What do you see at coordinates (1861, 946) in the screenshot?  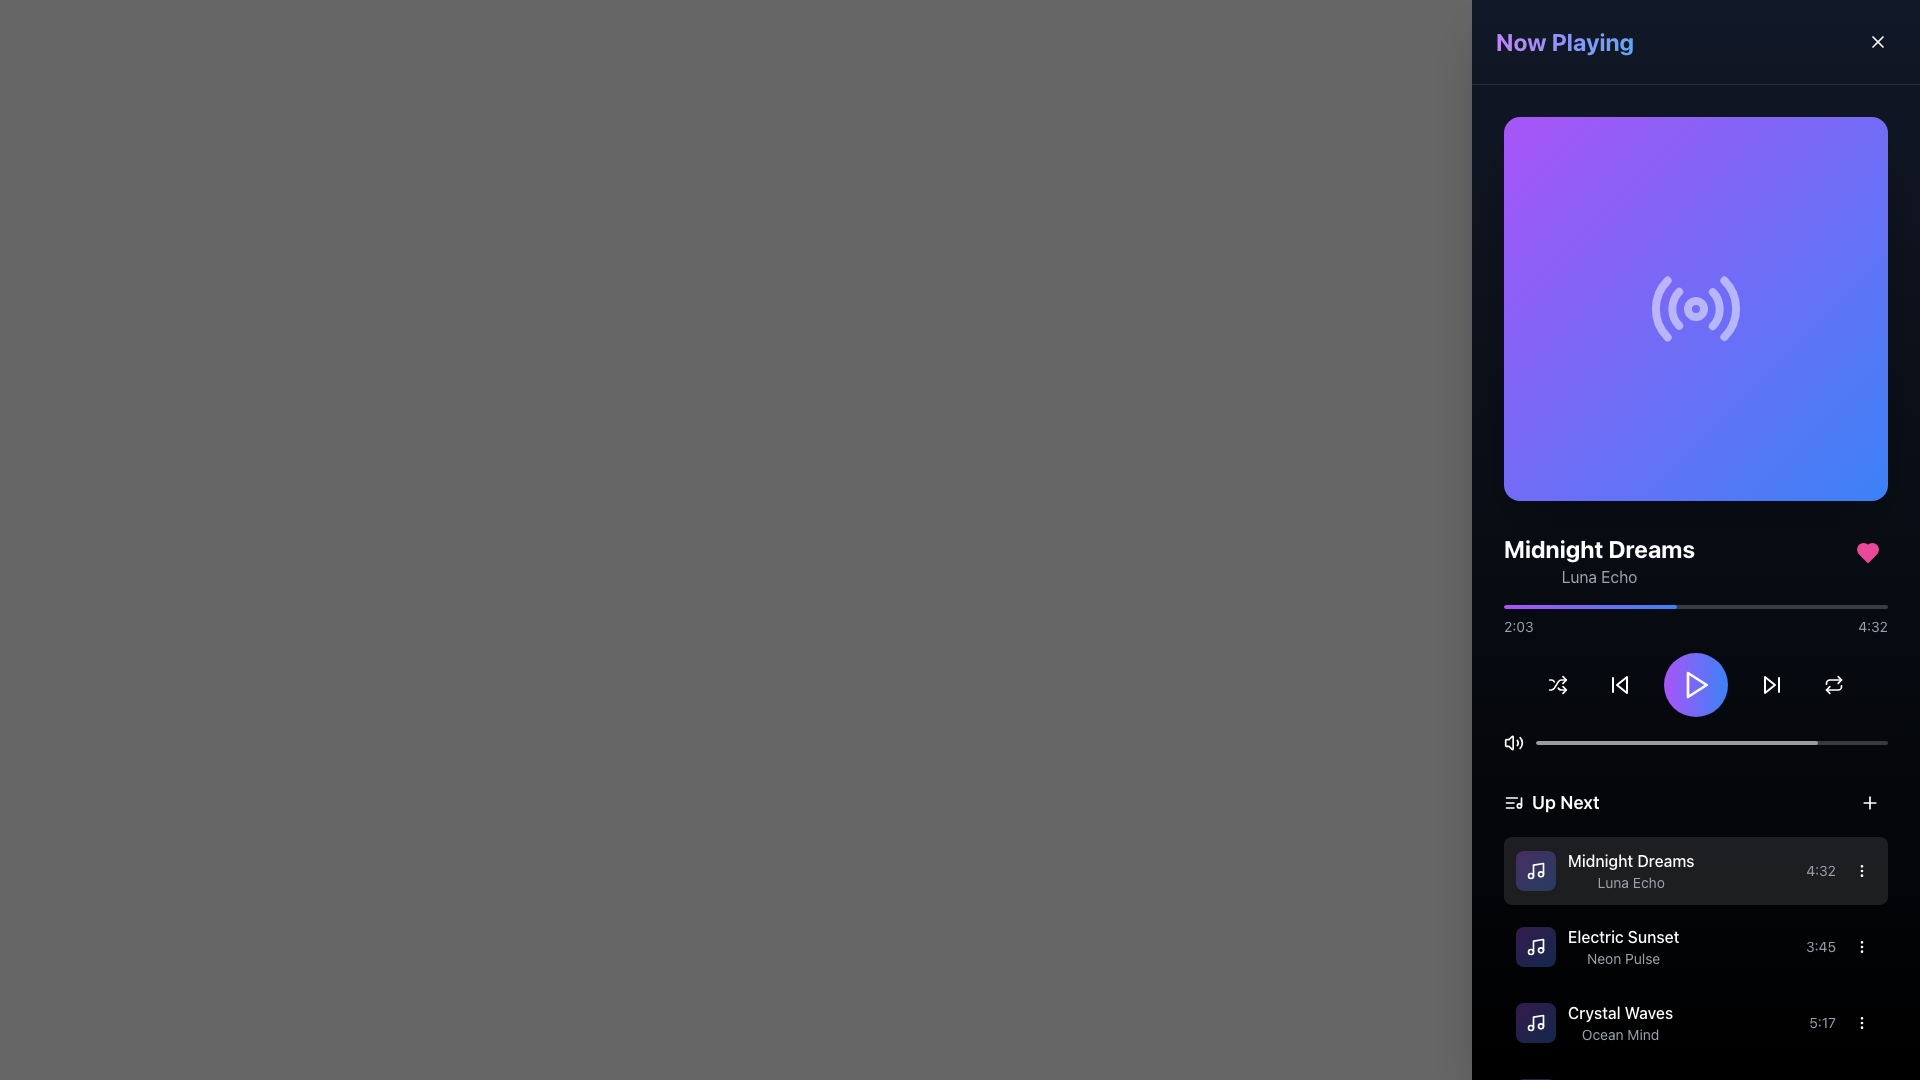 I see `the context menu trigger icon button for the 'Electric Sunset' track located in the 'Up Next' section to activate hover effects` at bounding box center [1861, 946].